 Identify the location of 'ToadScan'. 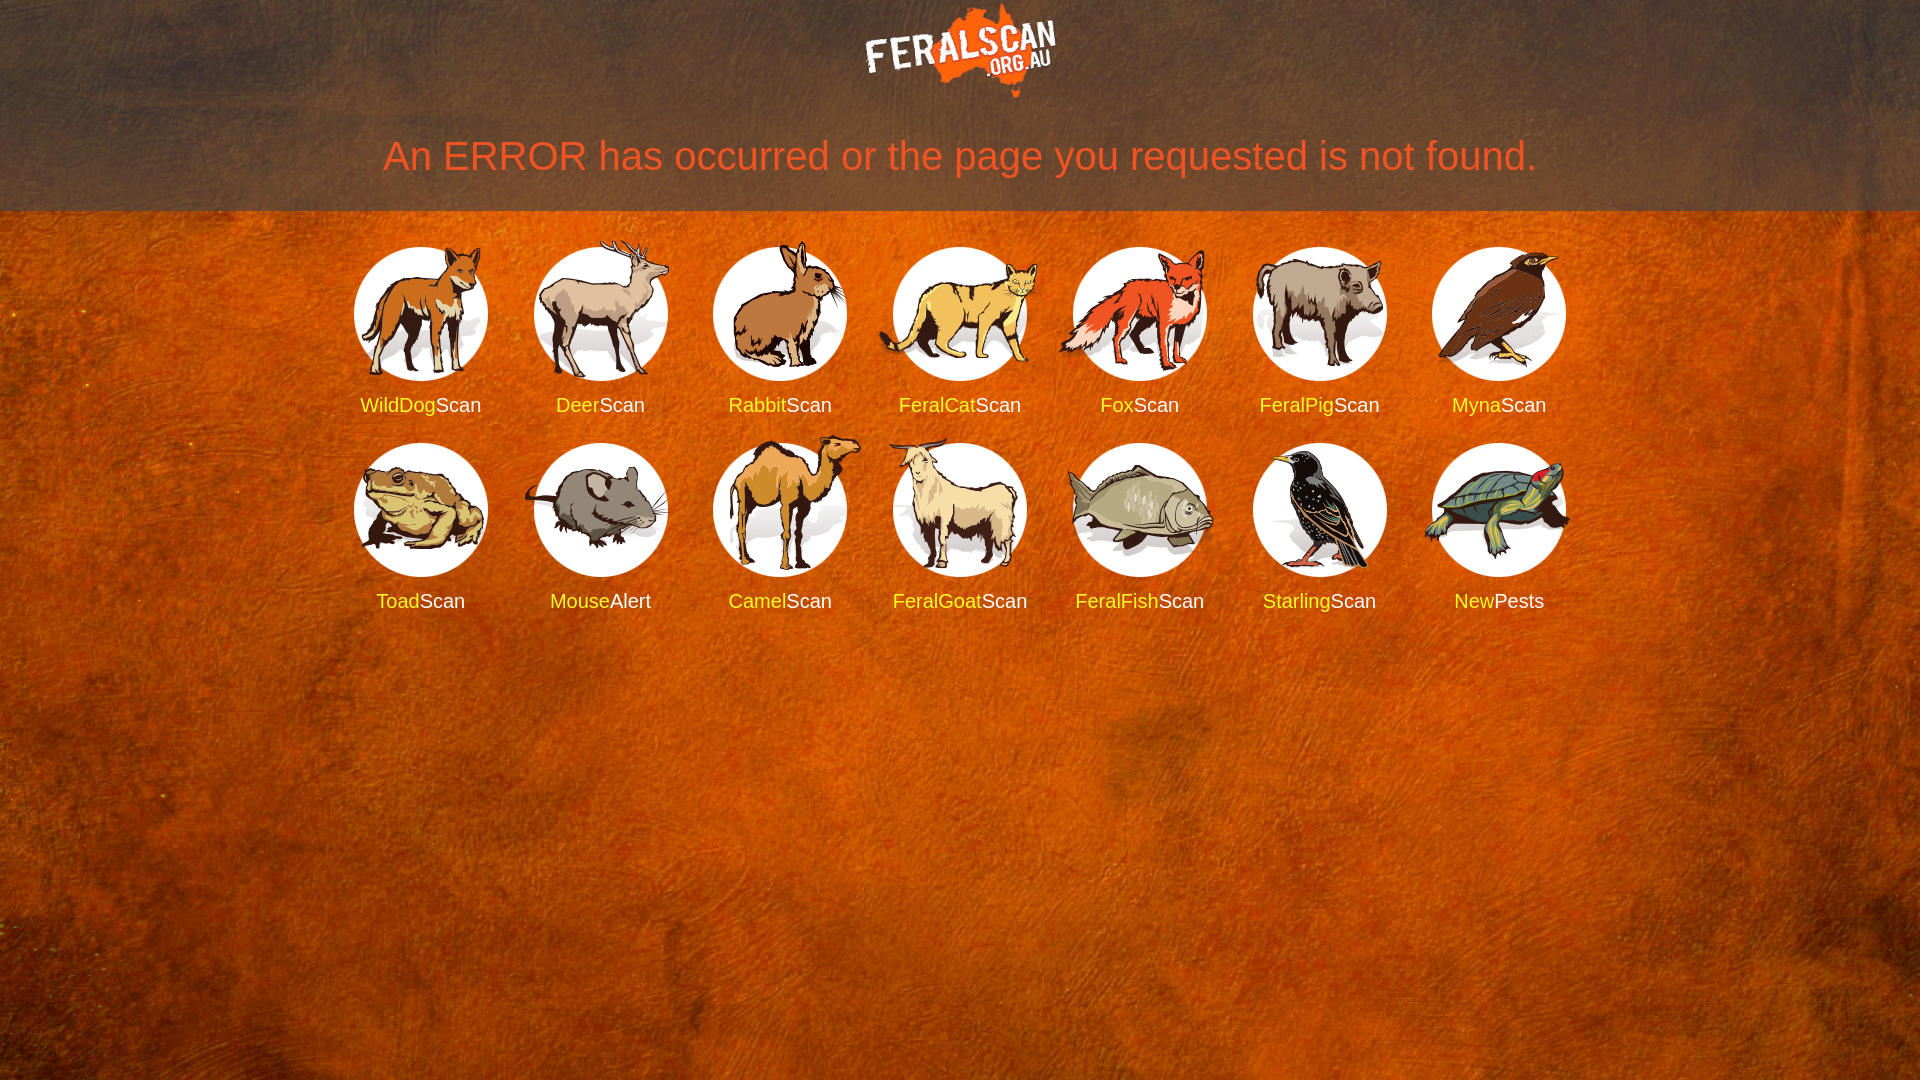
(420, 527).